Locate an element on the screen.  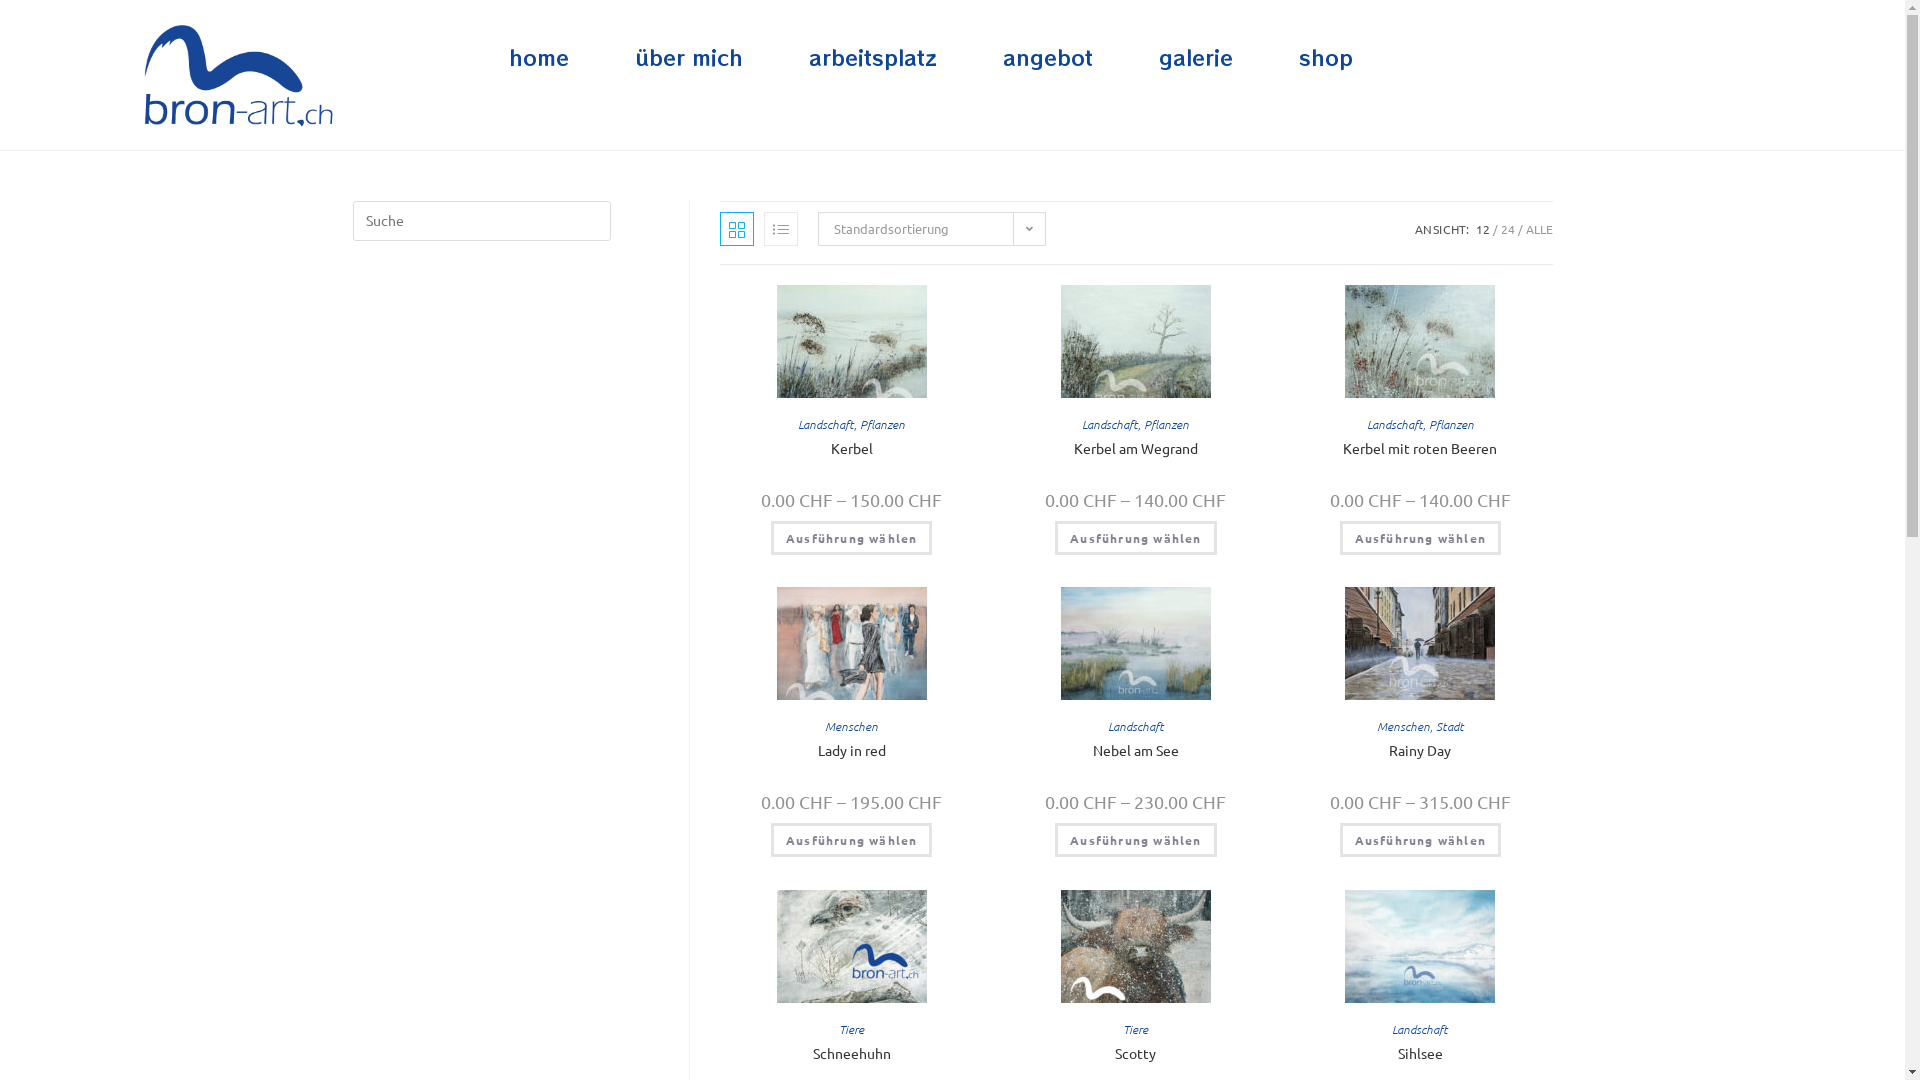
'24' is located at coordinates (1507, 227).